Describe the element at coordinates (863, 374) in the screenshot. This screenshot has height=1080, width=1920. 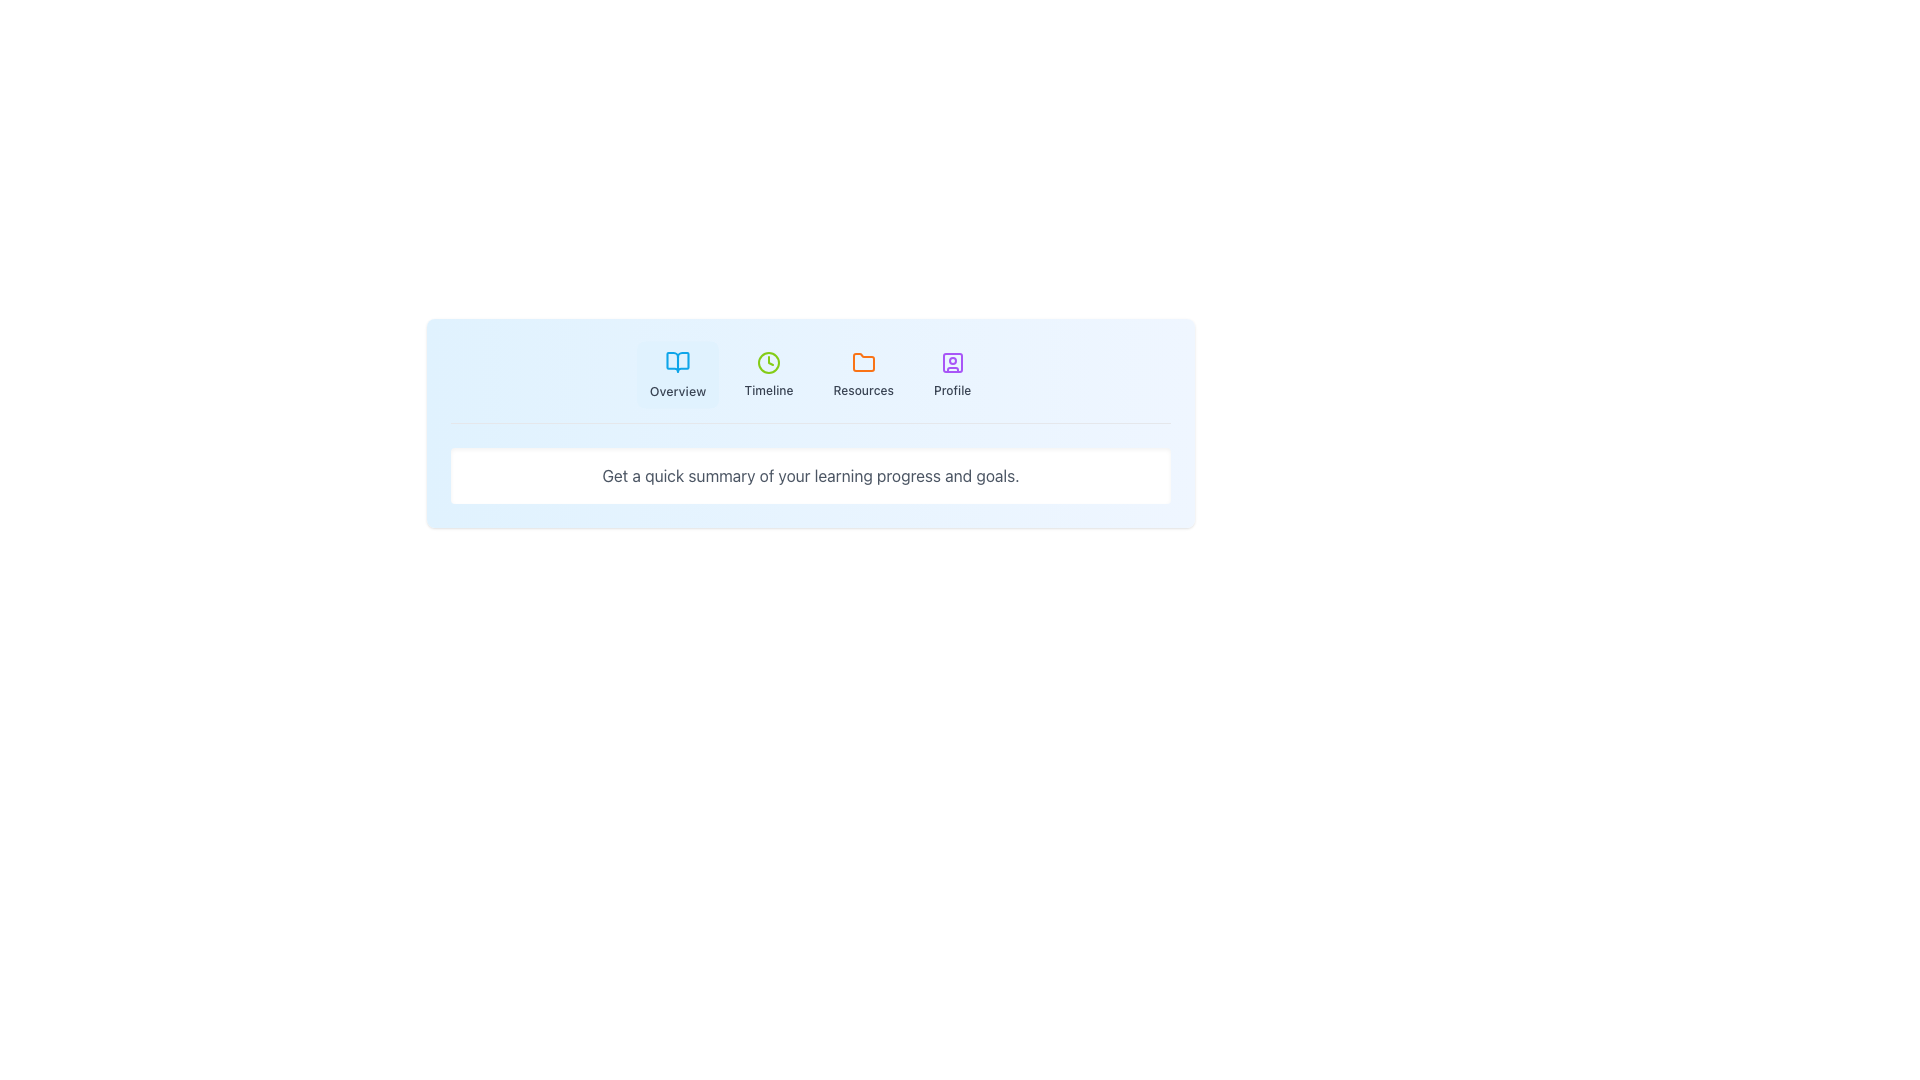
I see `the 'Resources' button, which features an orange folder icon and gray text` at that location.